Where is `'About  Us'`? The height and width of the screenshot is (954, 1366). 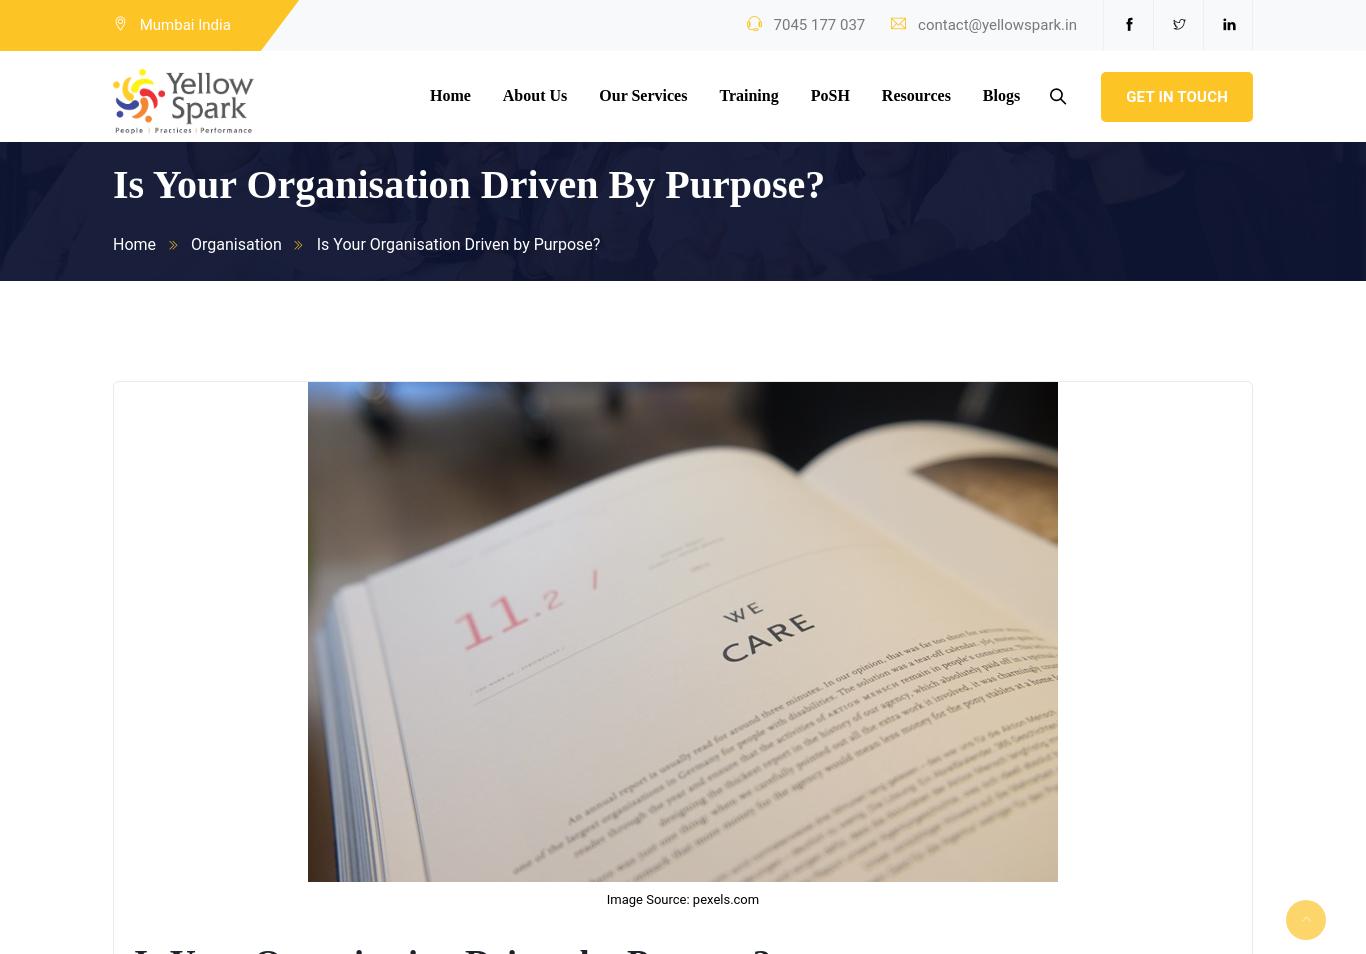 'About  Us' is located at coordinates (534, 94).